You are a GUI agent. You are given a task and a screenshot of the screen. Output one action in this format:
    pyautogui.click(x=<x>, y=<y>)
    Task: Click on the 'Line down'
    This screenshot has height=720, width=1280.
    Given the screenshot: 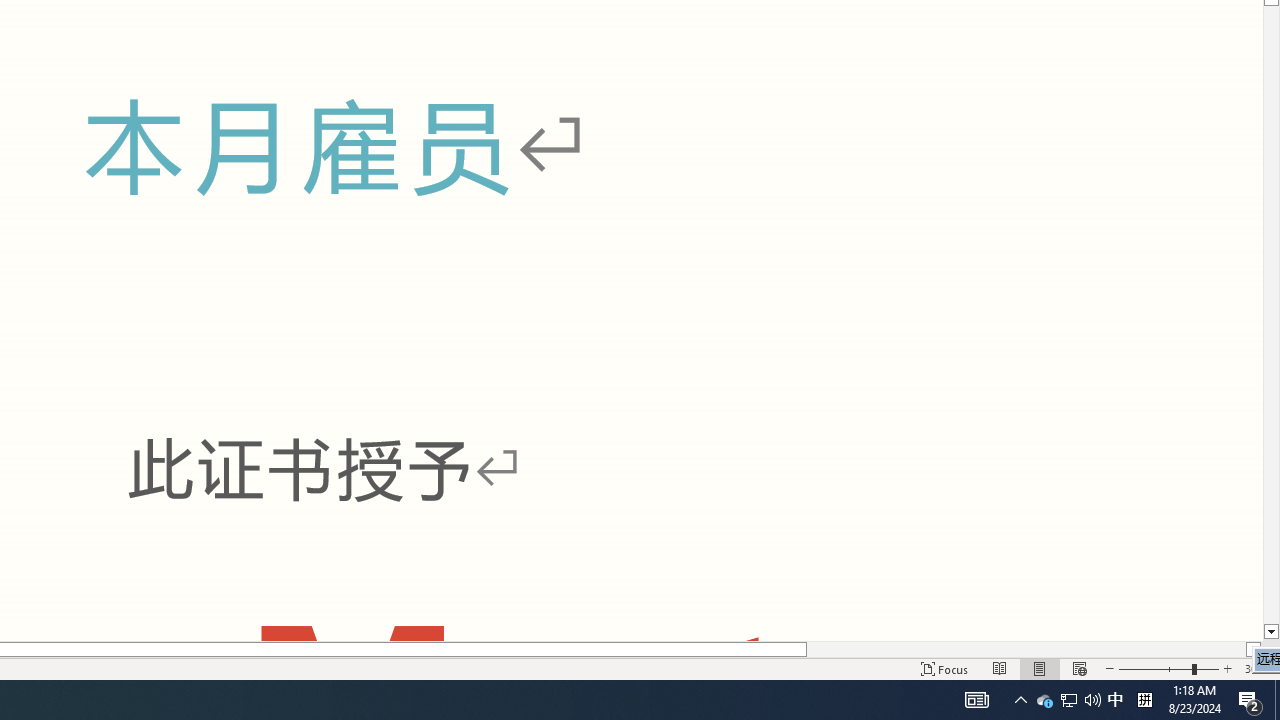 What is the action you would take?
    pyautogui.click(x=1270, y=632)
    